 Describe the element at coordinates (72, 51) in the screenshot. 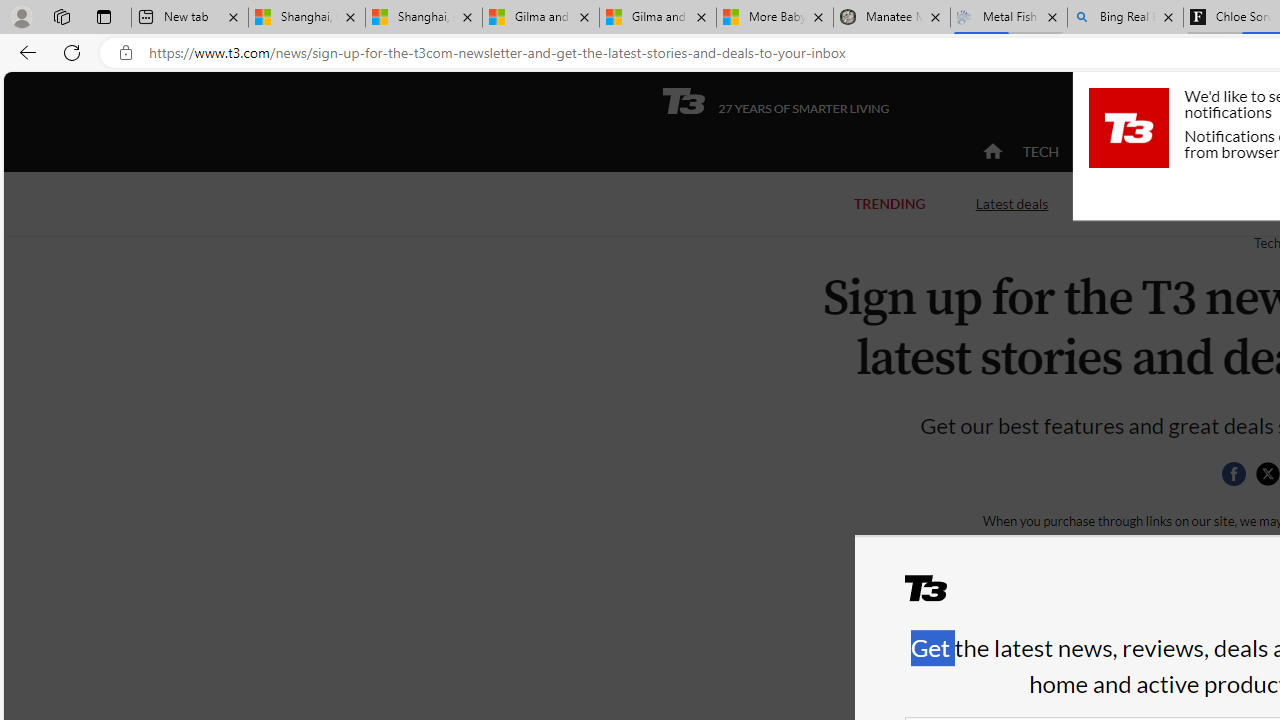

I see `'Refresh'` at that location.